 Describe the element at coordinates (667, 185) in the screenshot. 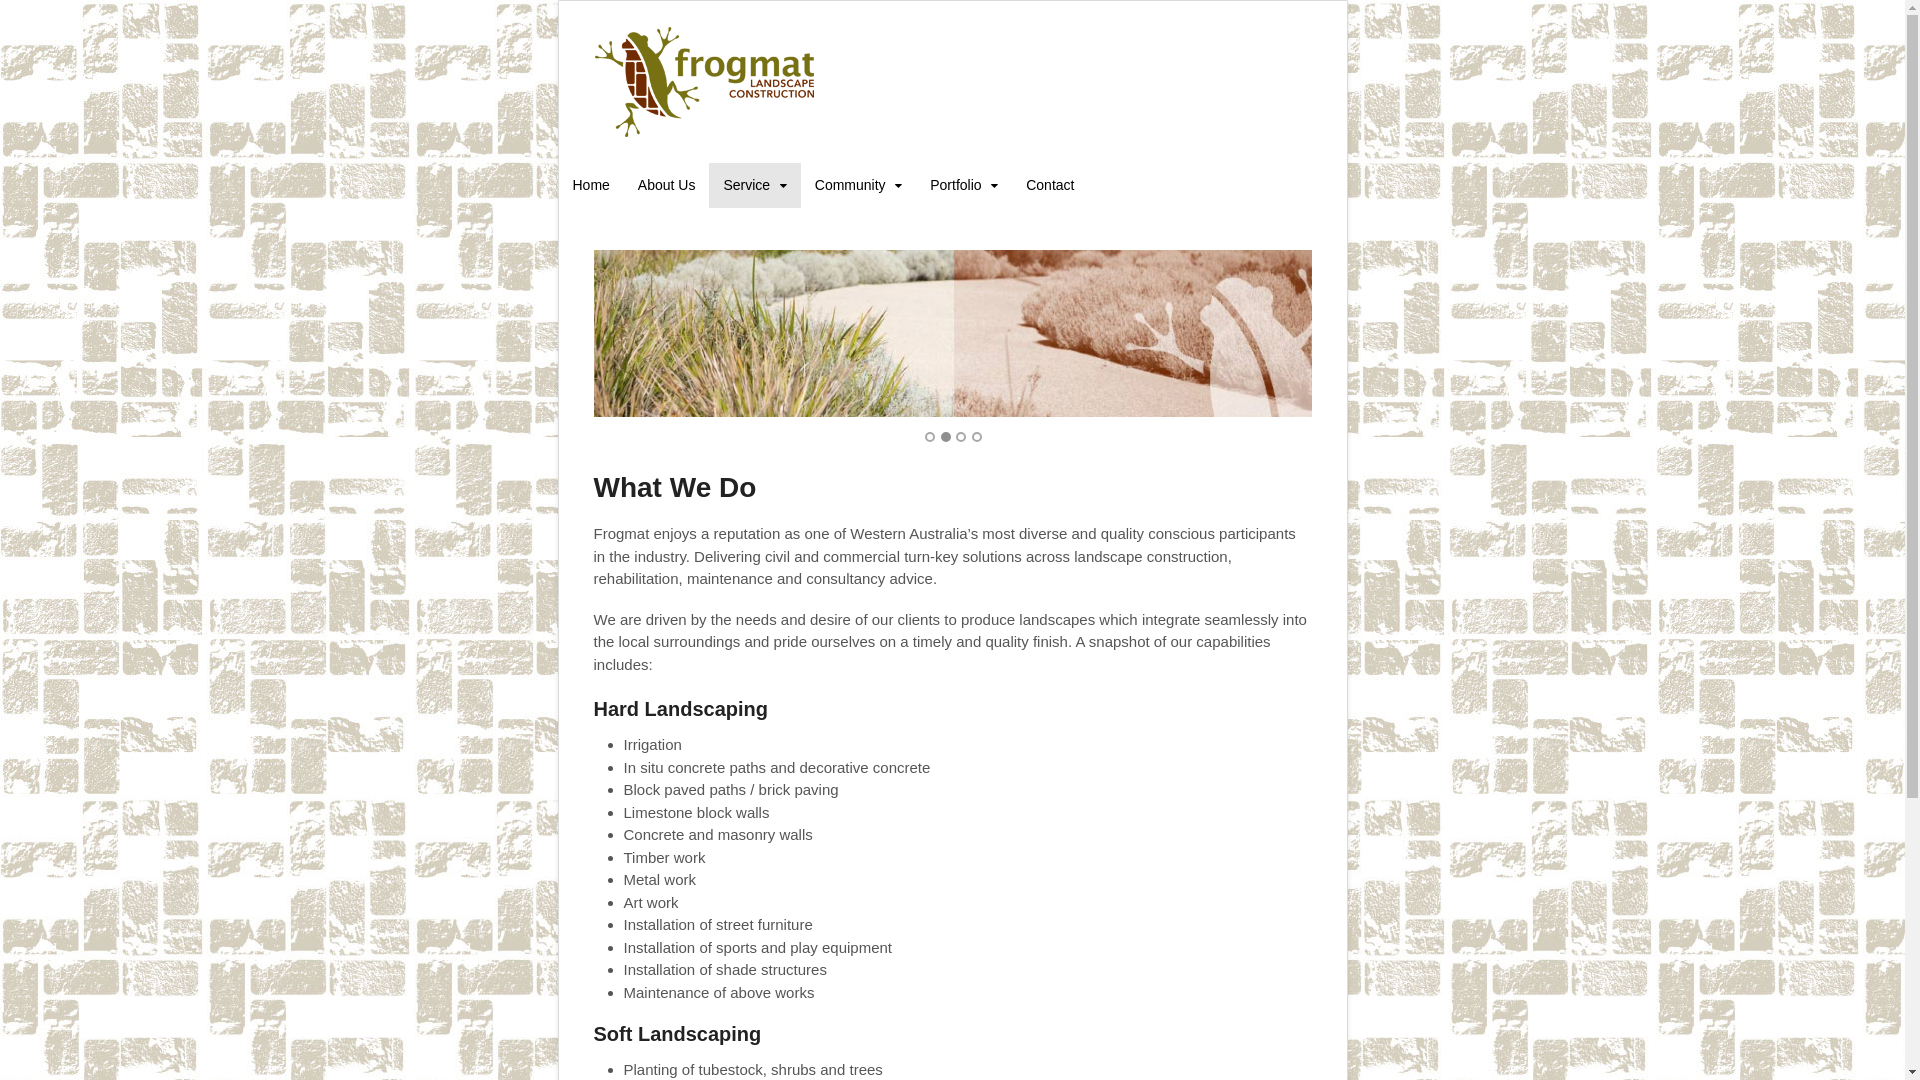

I see `'About Us'` at that location.